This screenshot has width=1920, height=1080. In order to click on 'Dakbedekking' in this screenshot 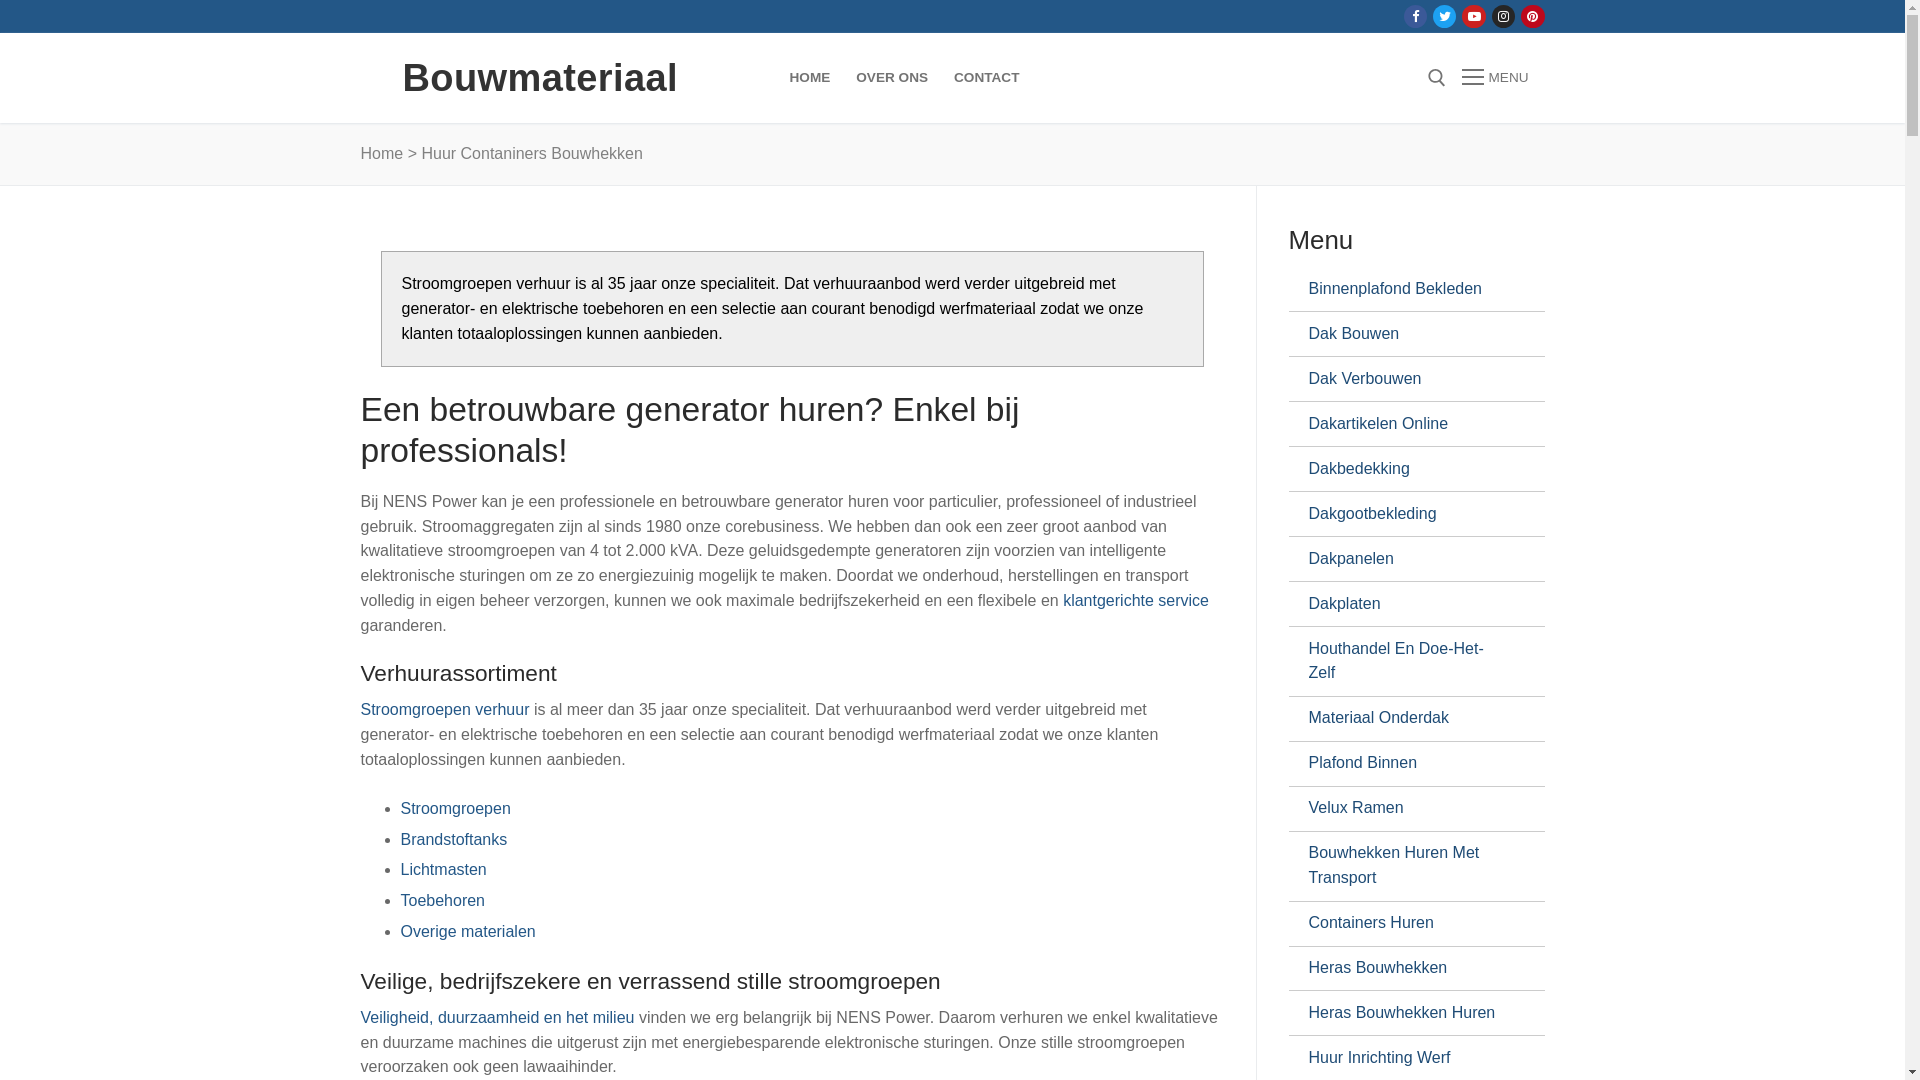, I will do `click(1308, 469)`.